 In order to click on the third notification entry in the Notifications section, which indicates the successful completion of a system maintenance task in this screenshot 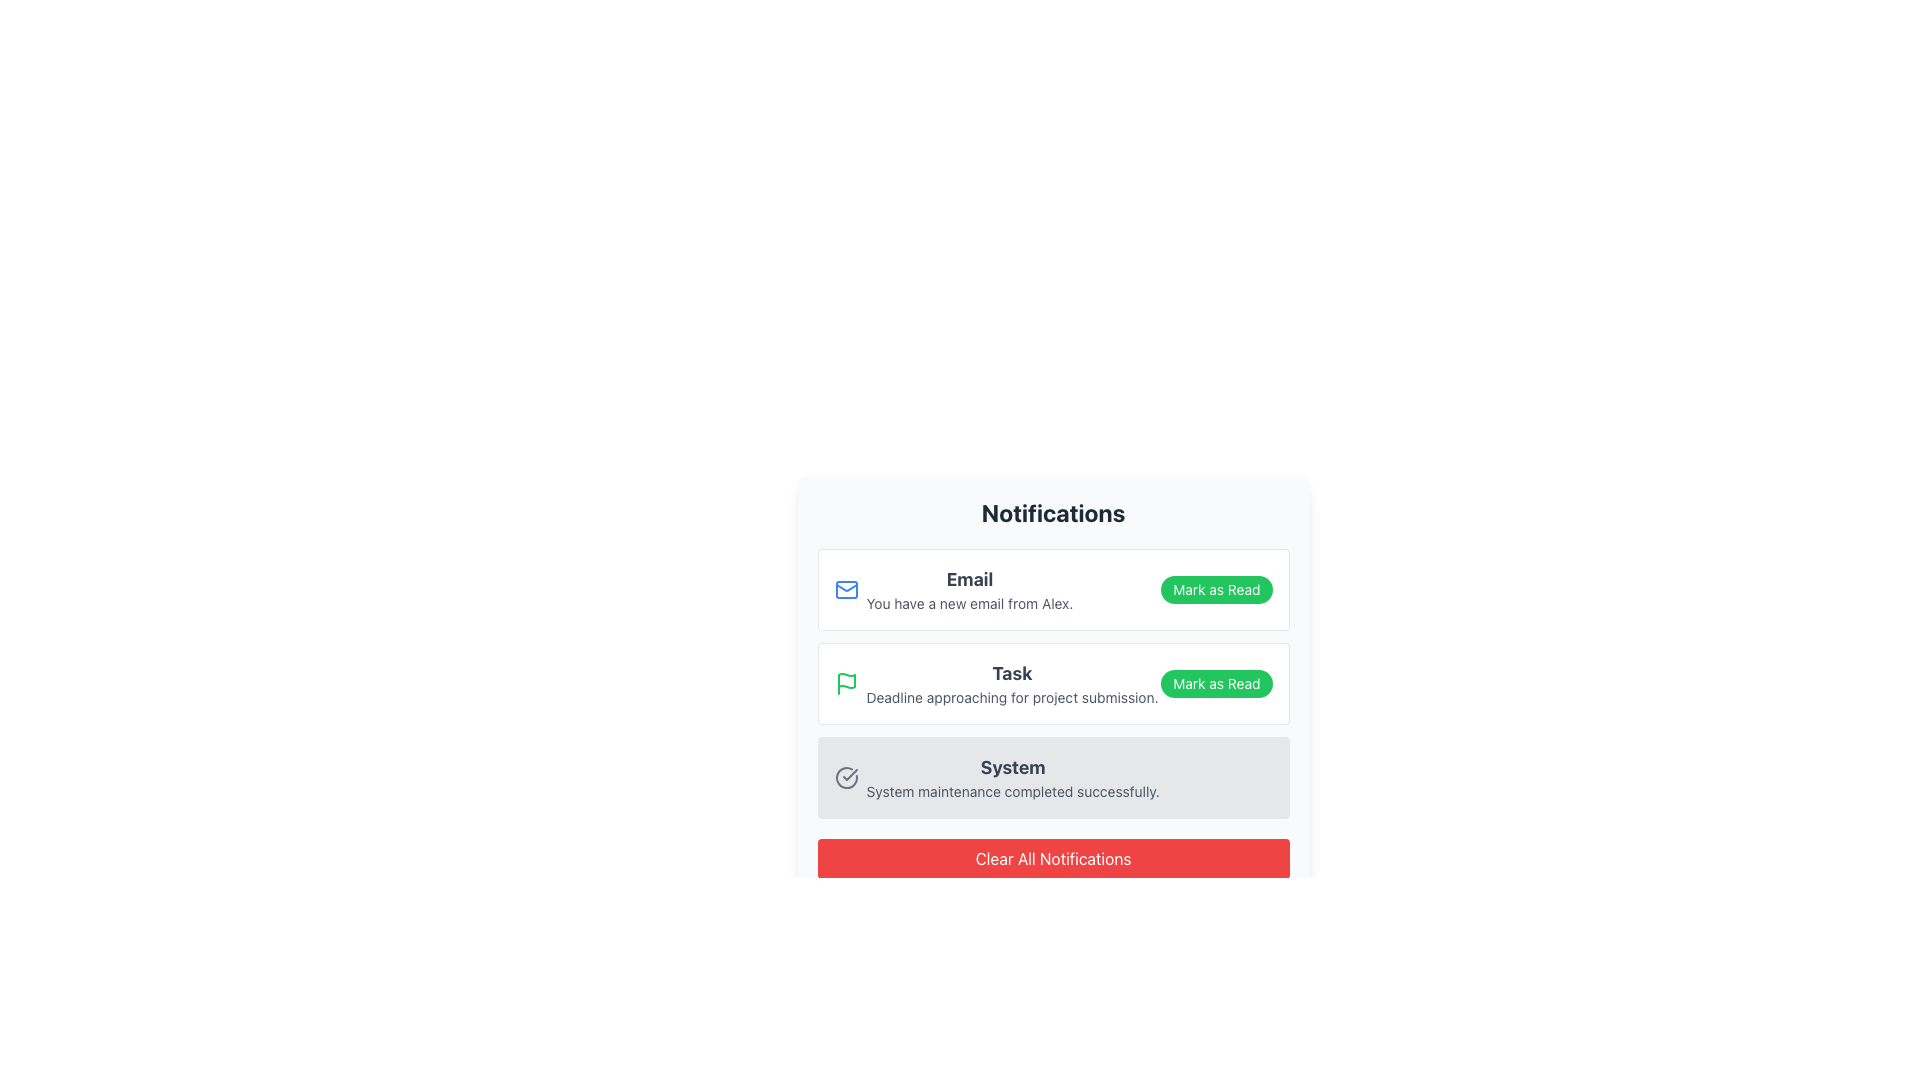, I will do `click(1013, 777)`.